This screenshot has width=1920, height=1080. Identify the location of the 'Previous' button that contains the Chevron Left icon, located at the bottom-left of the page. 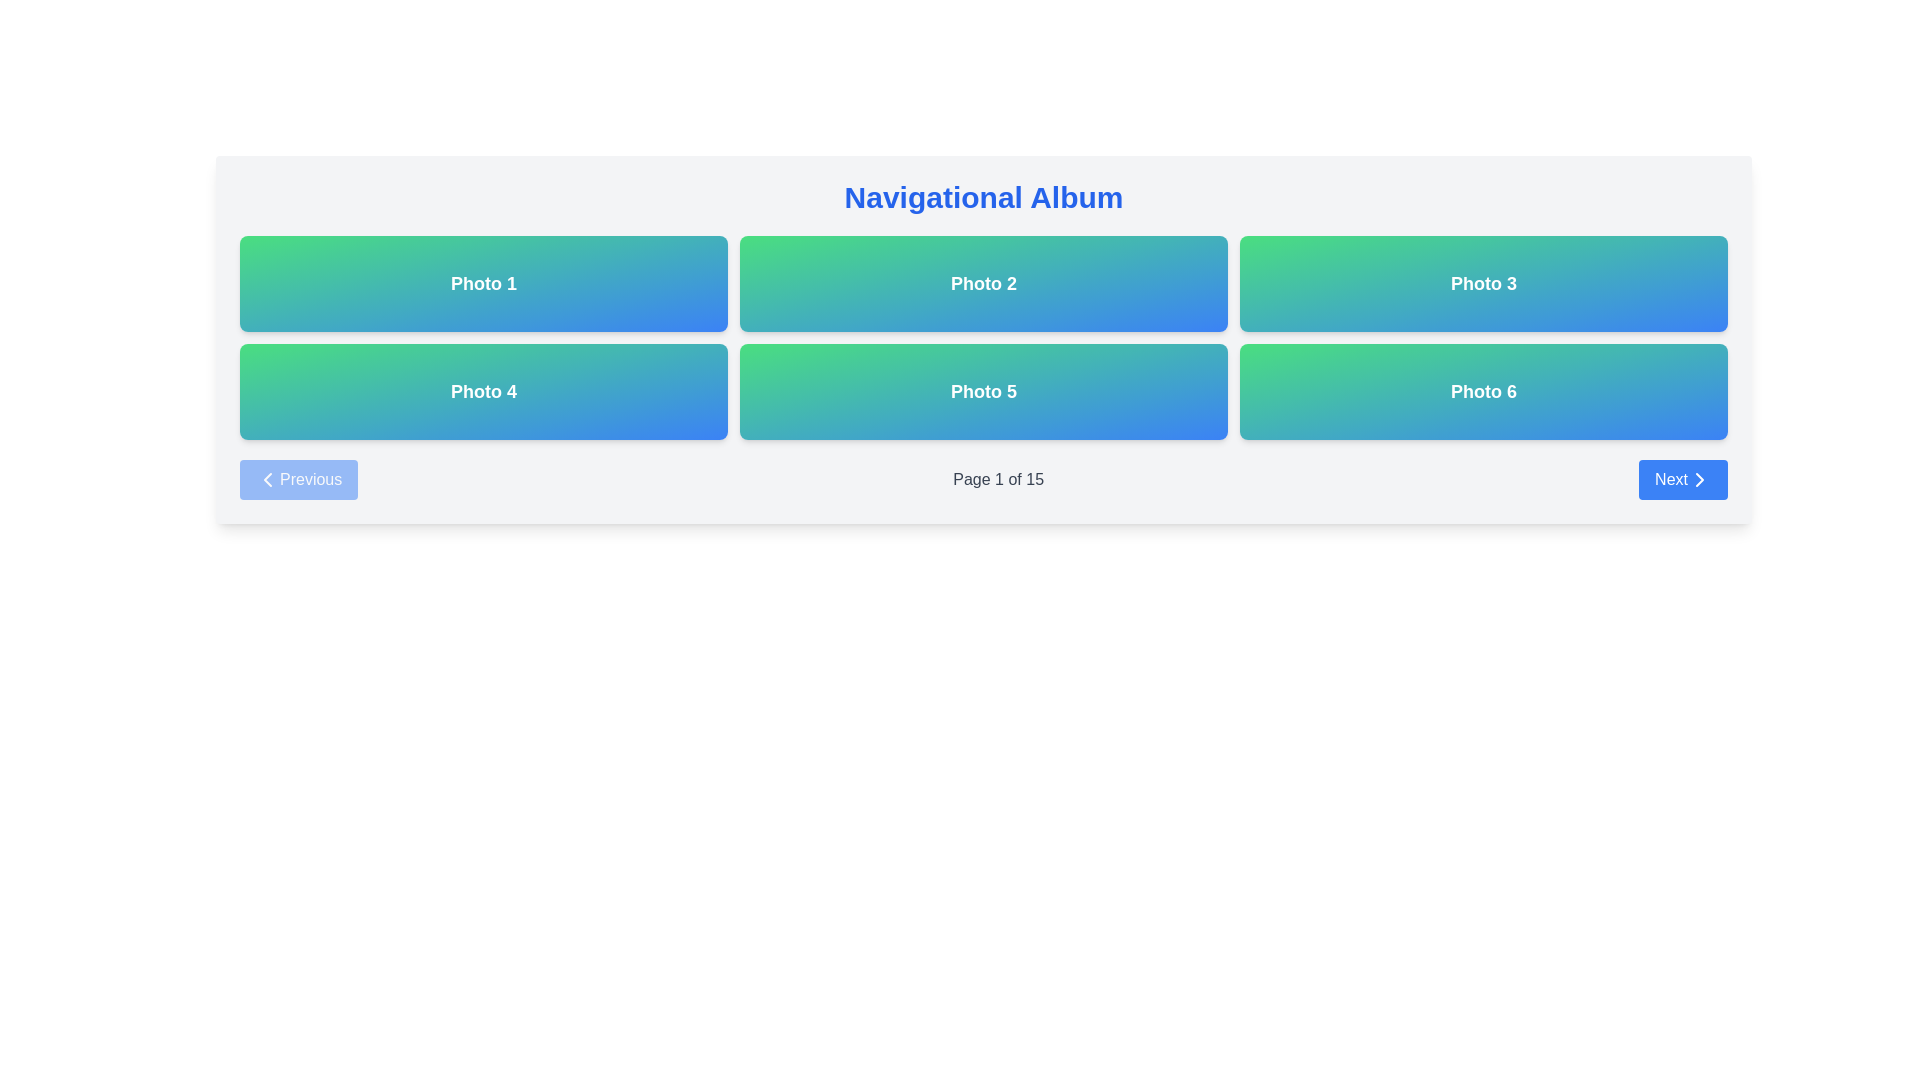
(267, 479).